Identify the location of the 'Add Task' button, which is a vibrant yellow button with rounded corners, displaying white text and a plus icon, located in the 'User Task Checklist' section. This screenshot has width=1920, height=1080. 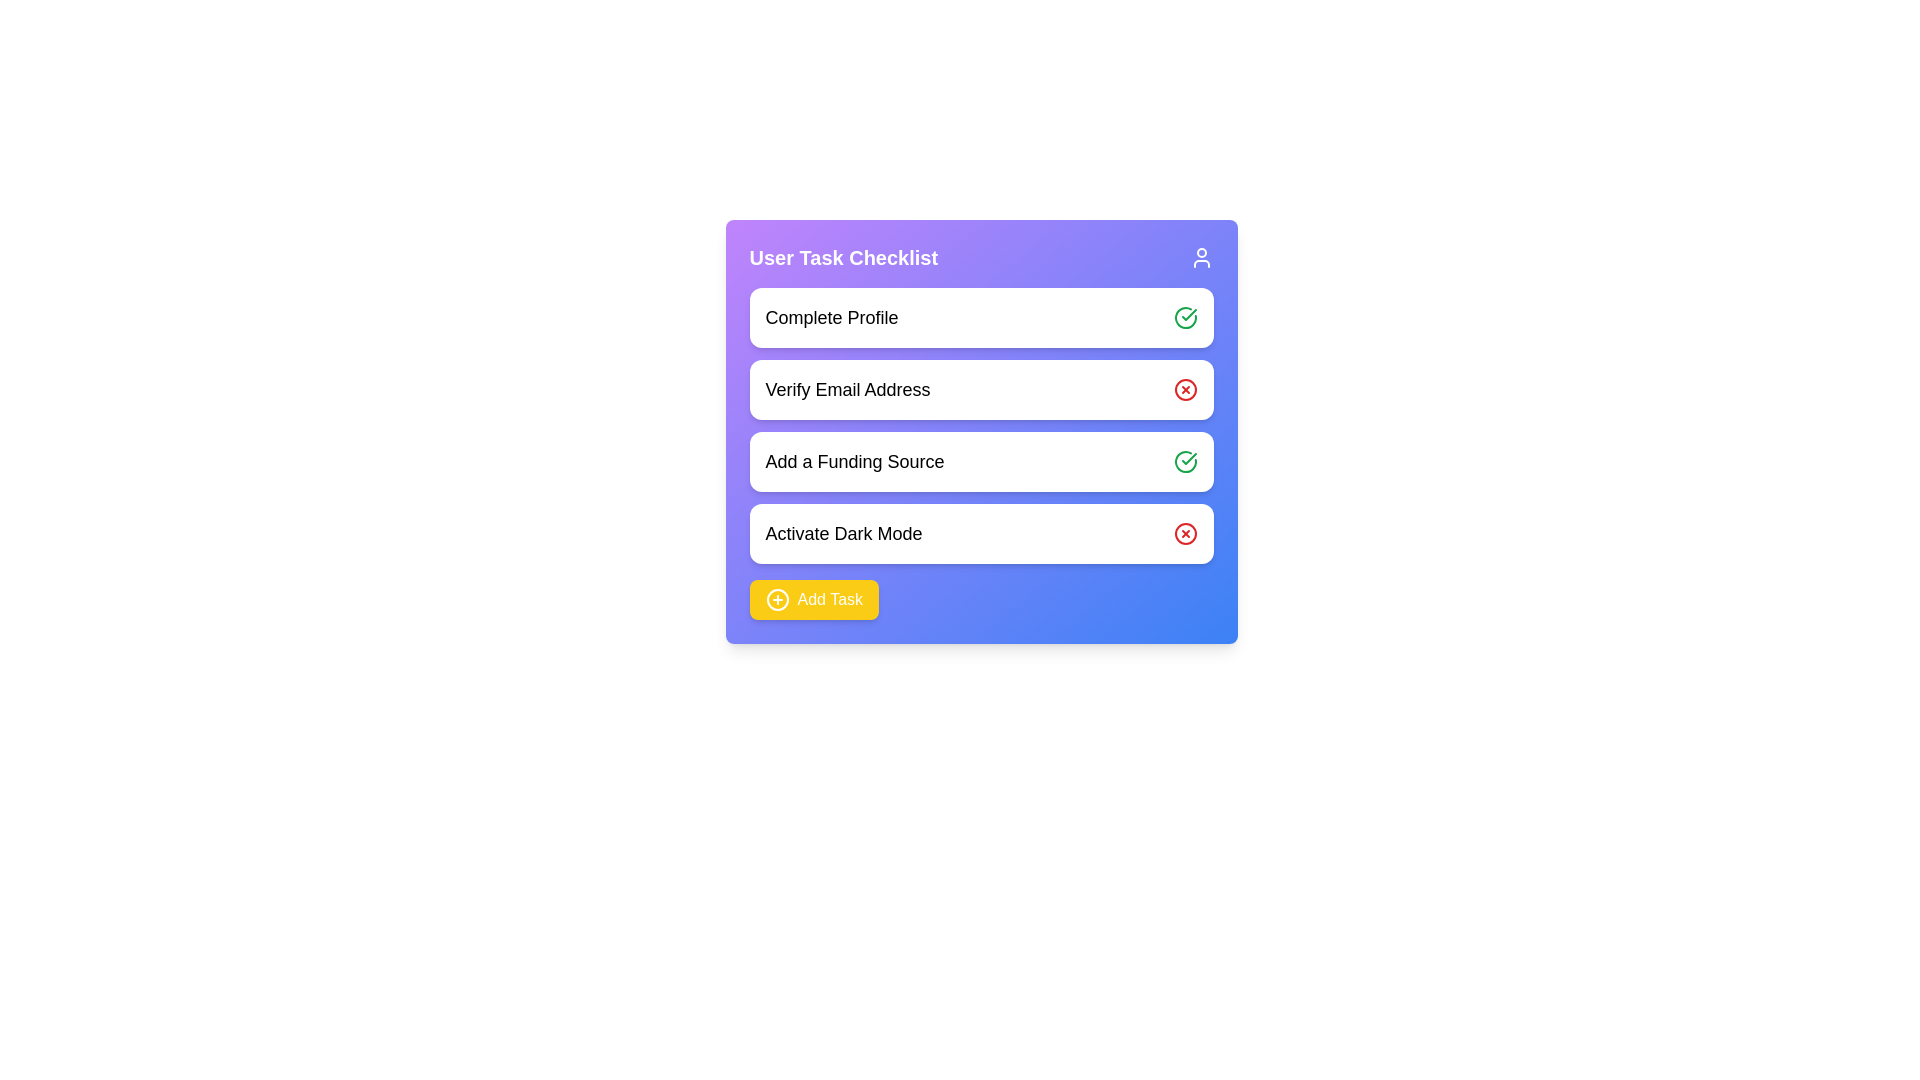
(814, 599).